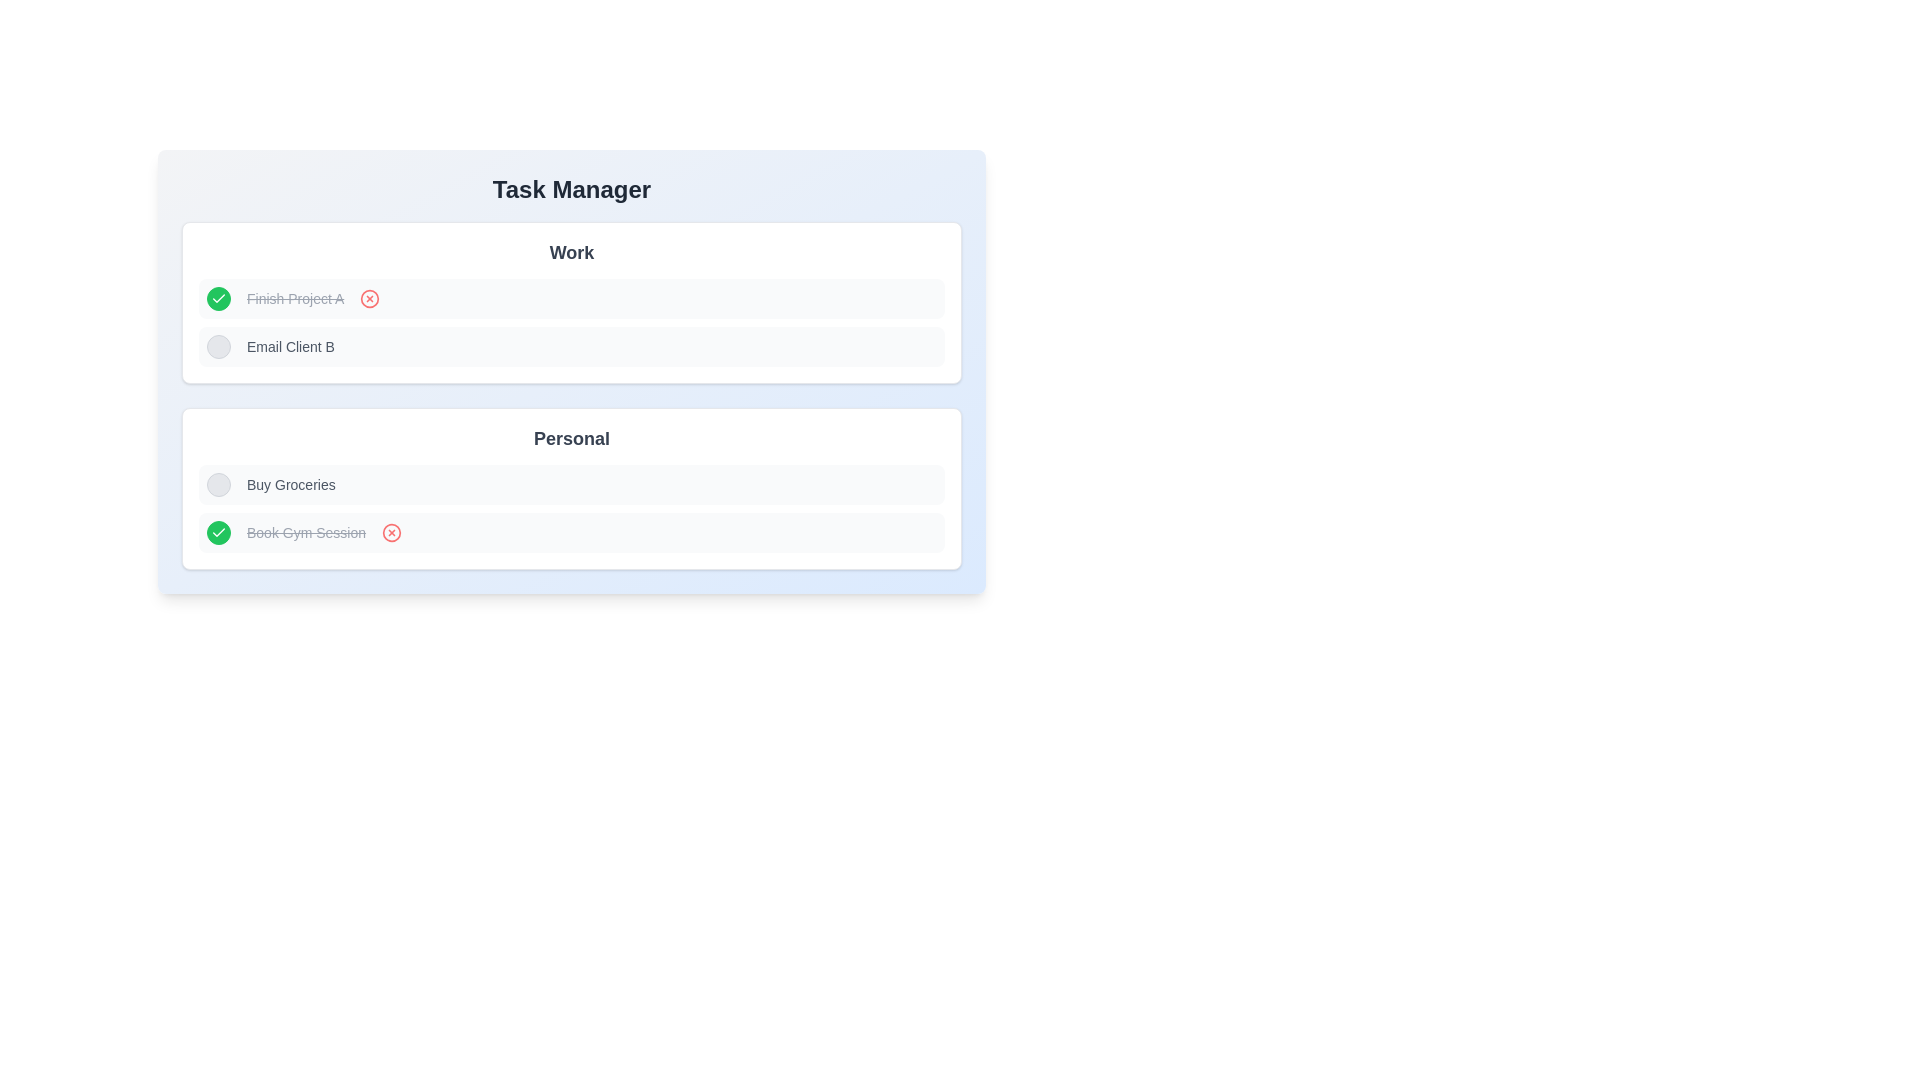  Describe the element at coordinates (570, 508) in the screenshot. I see `the 'Buy Groceries' task in the 'Personal' task list` at that location.